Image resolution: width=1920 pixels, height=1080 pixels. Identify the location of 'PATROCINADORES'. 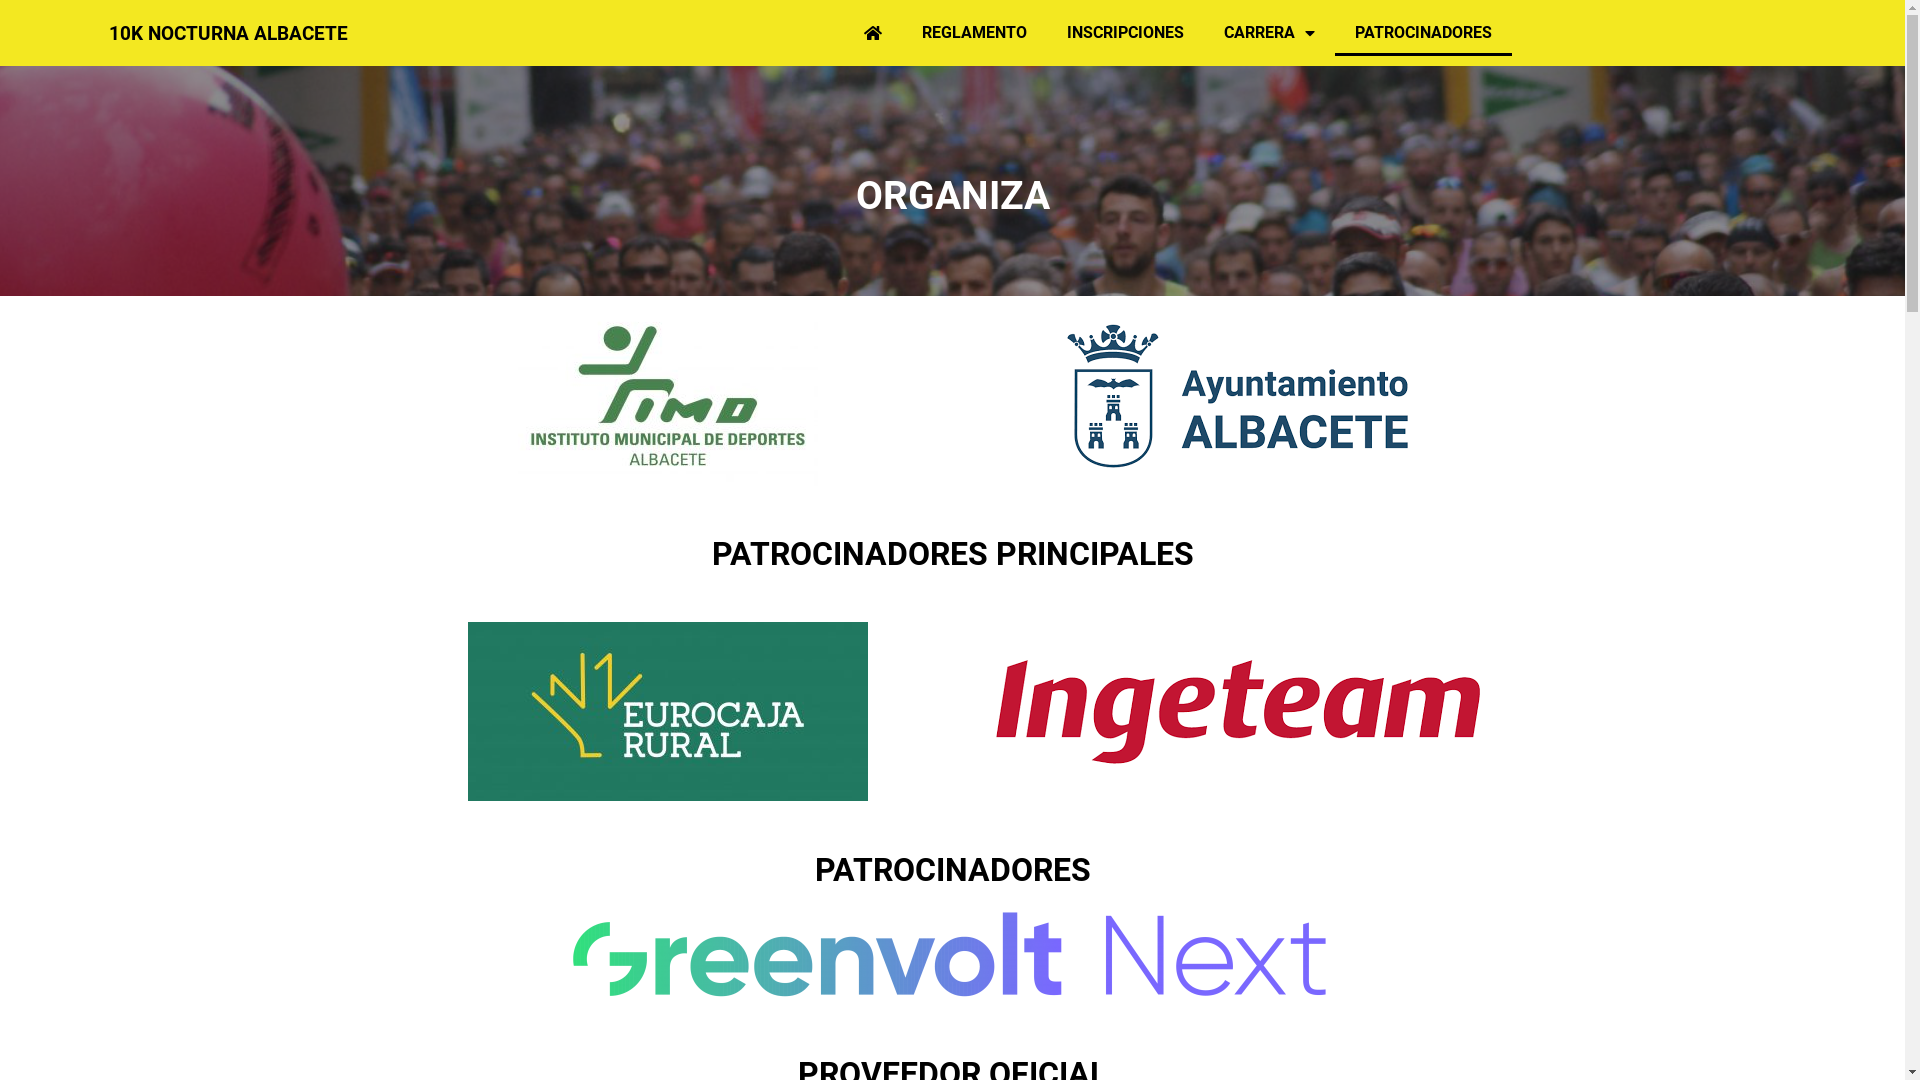
(1422, 33).